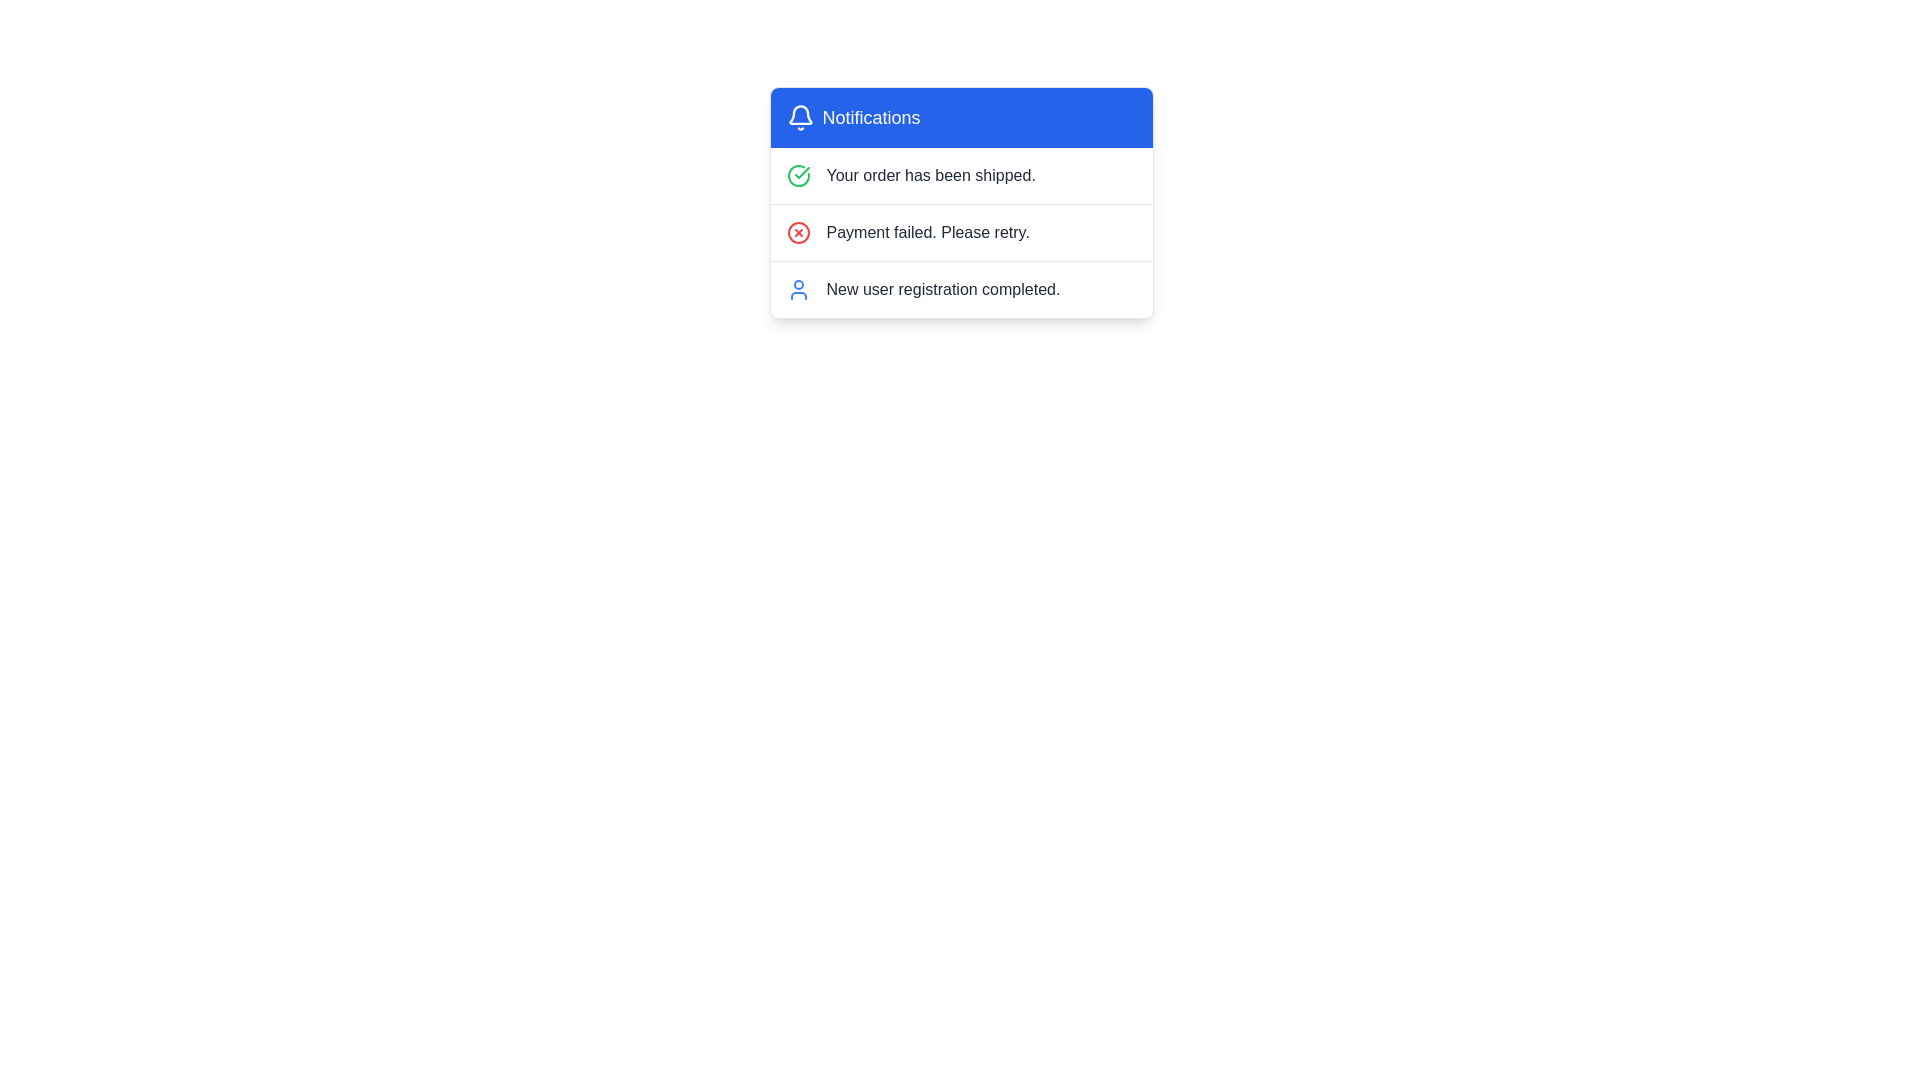  I want to click on the user profile icon located on the left side of the notification item with the text 'New user registration completed.', so click(797, 289).